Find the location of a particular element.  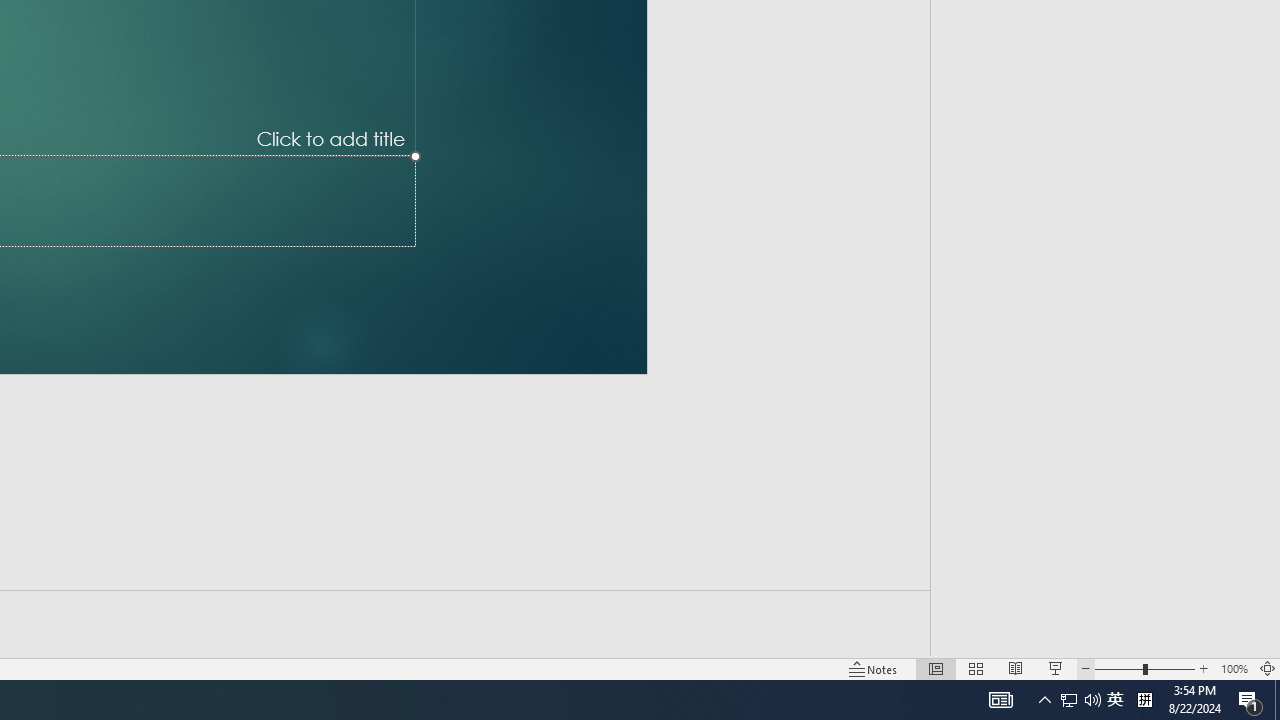

'Zoom 100%' is located at coordinates (1233, 669).